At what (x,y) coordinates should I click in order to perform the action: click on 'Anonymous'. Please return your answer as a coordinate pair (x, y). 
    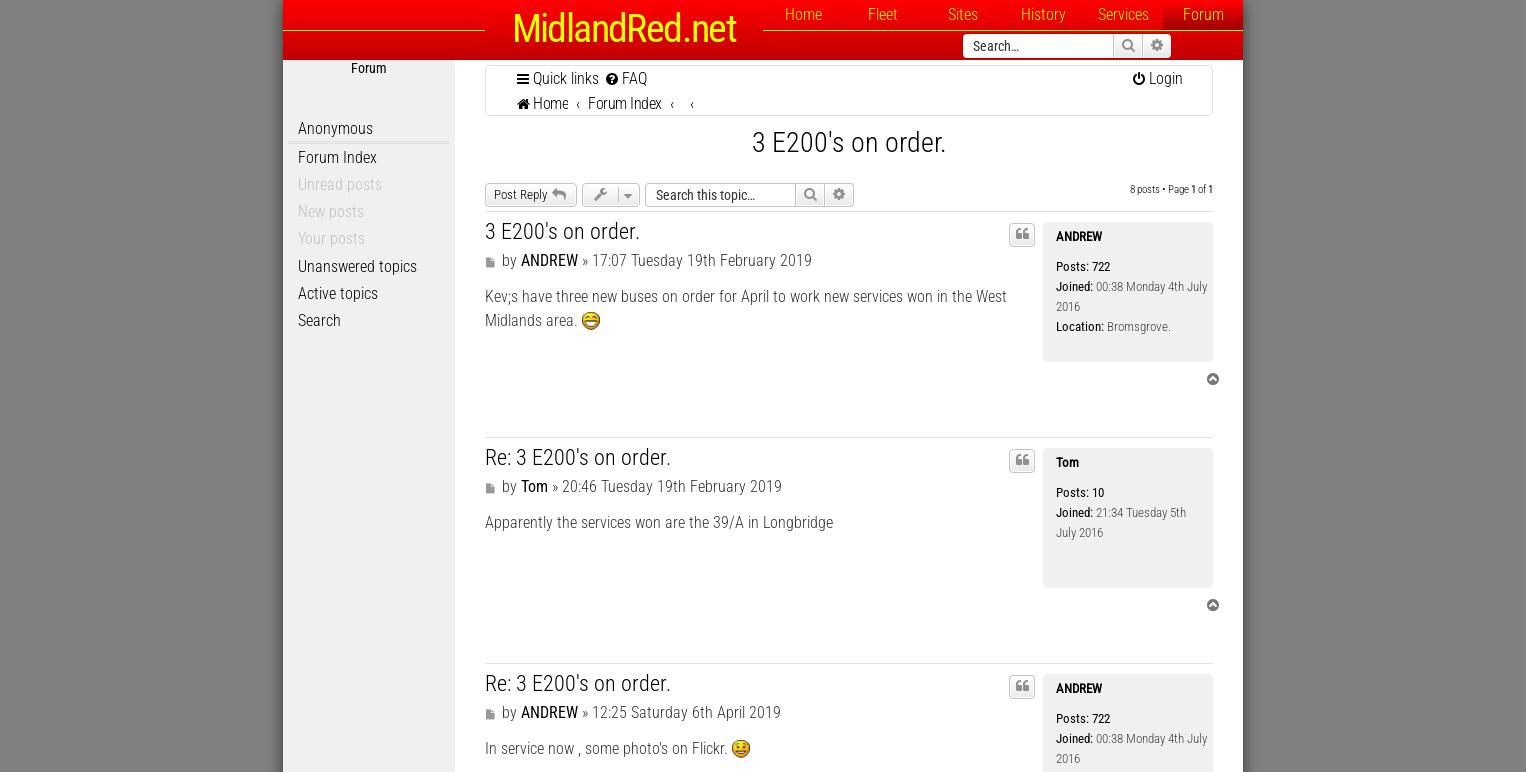
    Looking at the image, I should click on (334, 126).